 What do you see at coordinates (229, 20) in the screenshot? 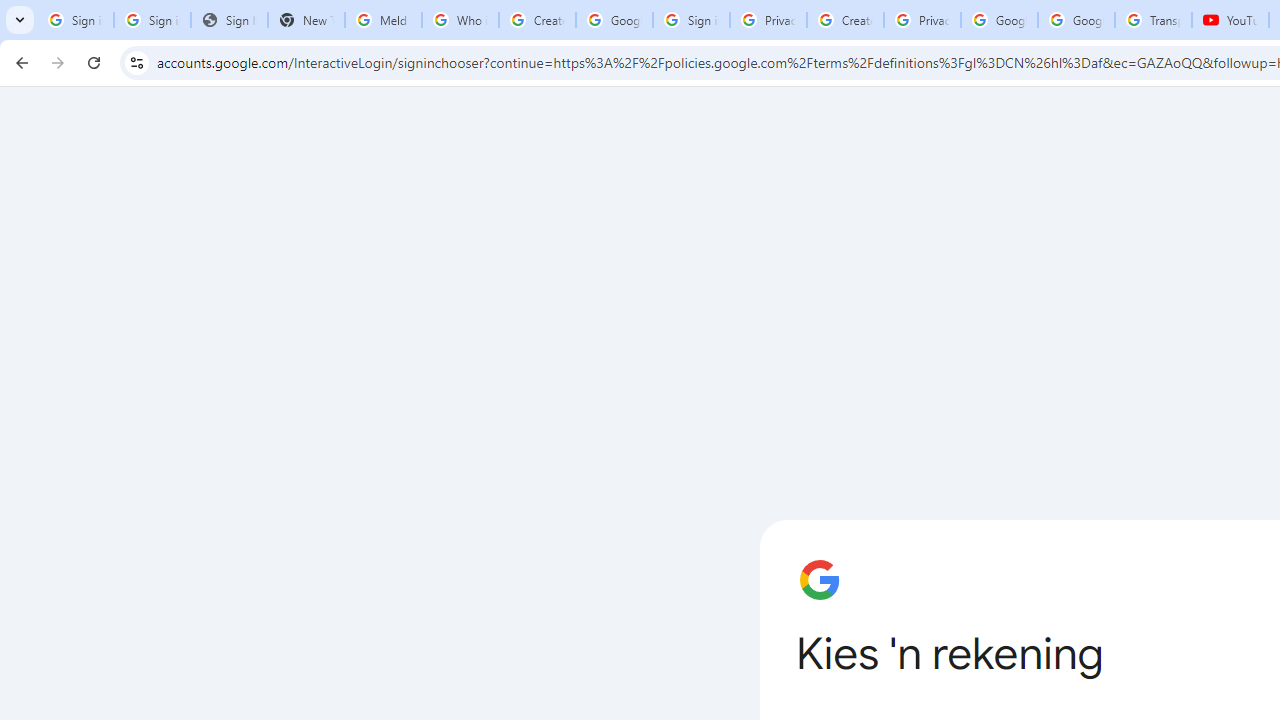
I see `'Sign In - USA TODAY'` at bounding box center [229, 20].